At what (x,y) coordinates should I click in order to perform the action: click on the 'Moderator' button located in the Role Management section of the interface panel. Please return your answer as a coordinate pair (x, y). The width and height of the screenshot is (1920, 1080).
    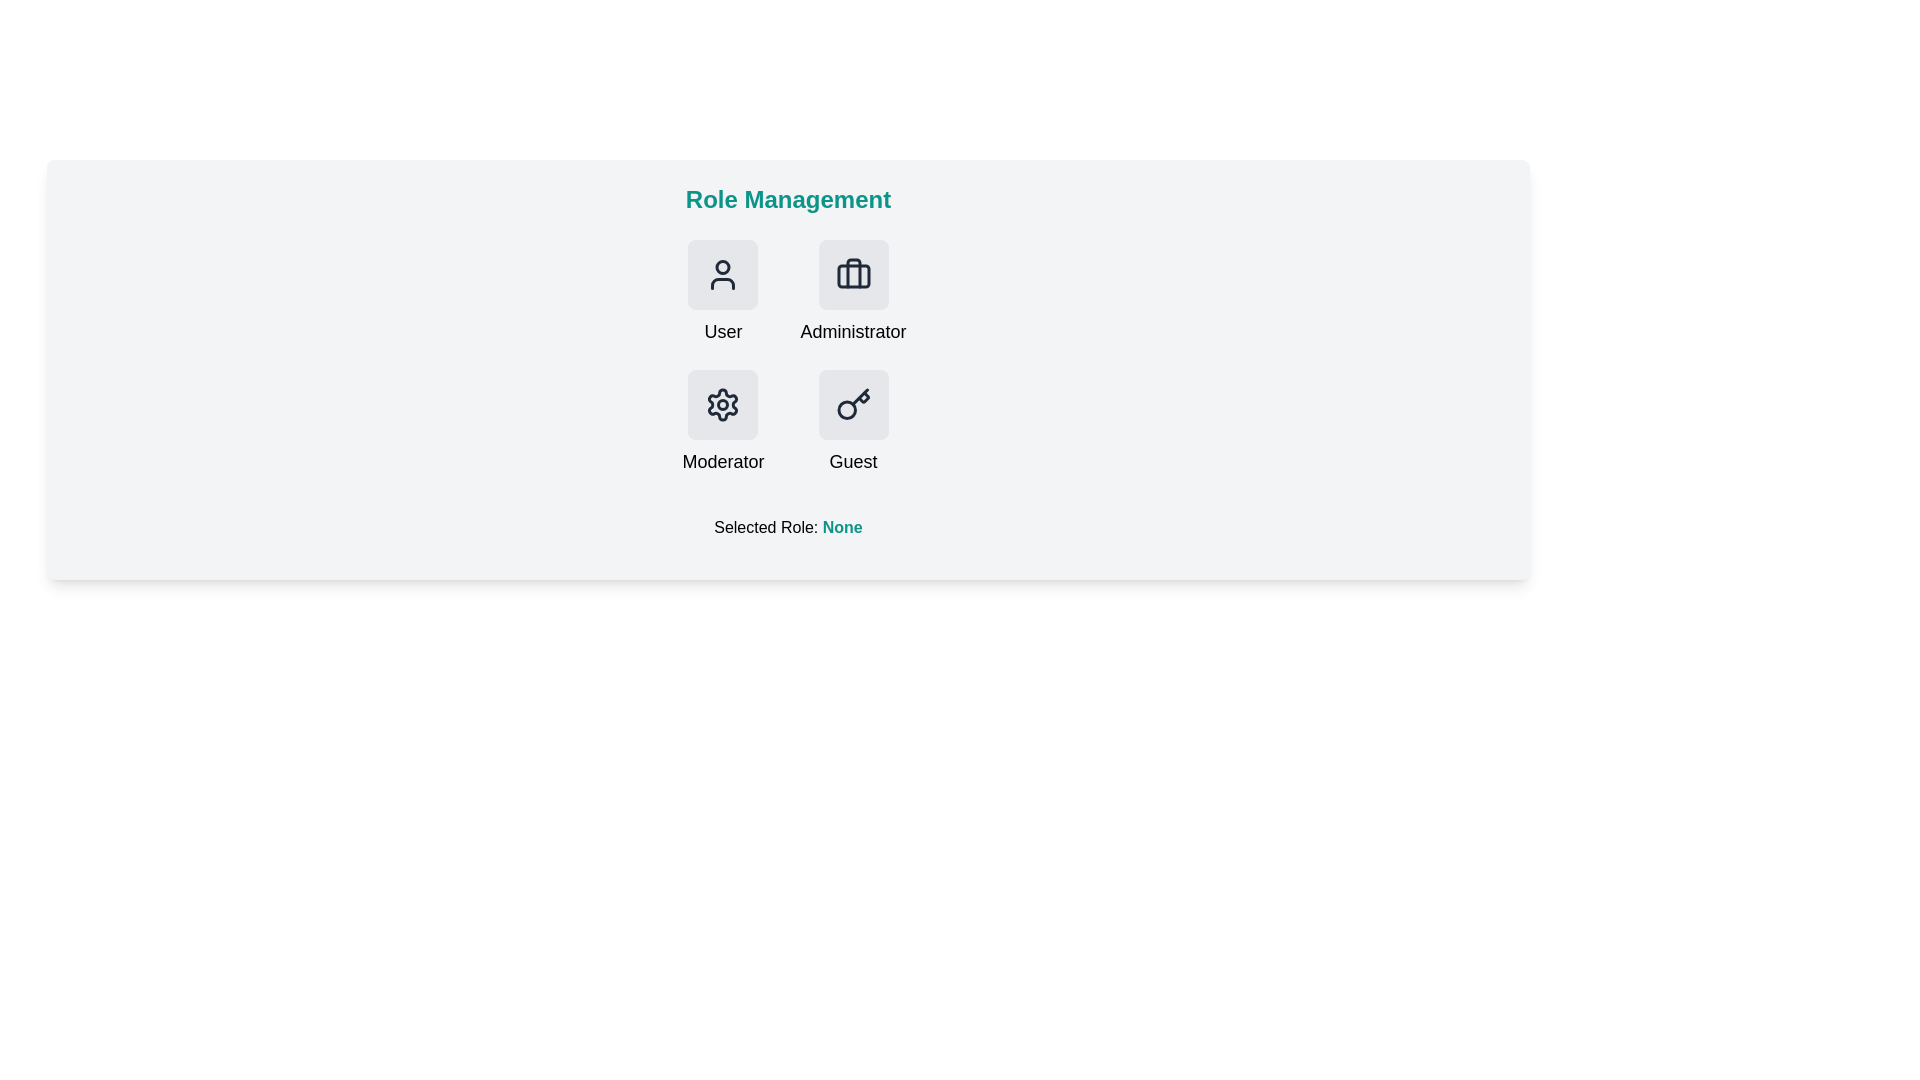
    Looking at the image, I should click on (722, 405).